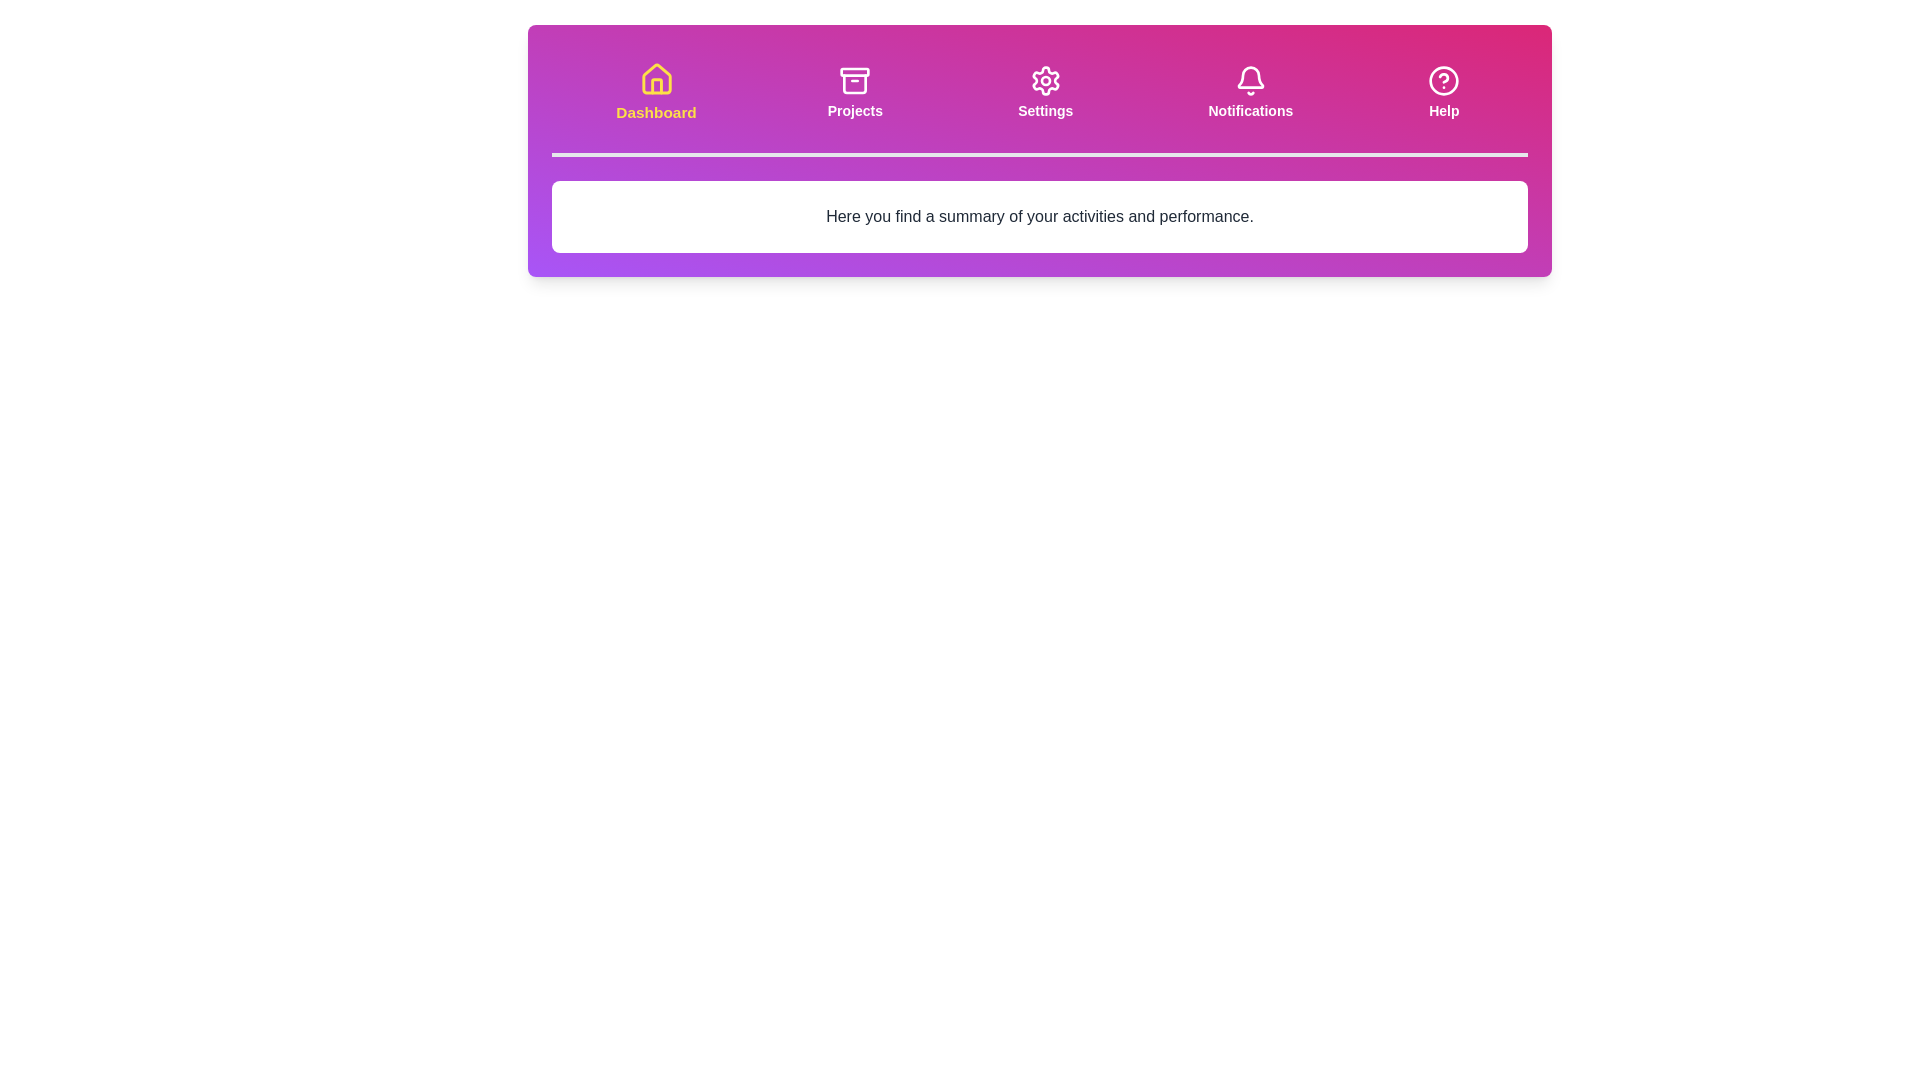 The width and height of the screenshot is (1920, 1080). Describe the element at coordinates (1444, 92) in the screenshot. I see `the Help tab to activate it` at that location.